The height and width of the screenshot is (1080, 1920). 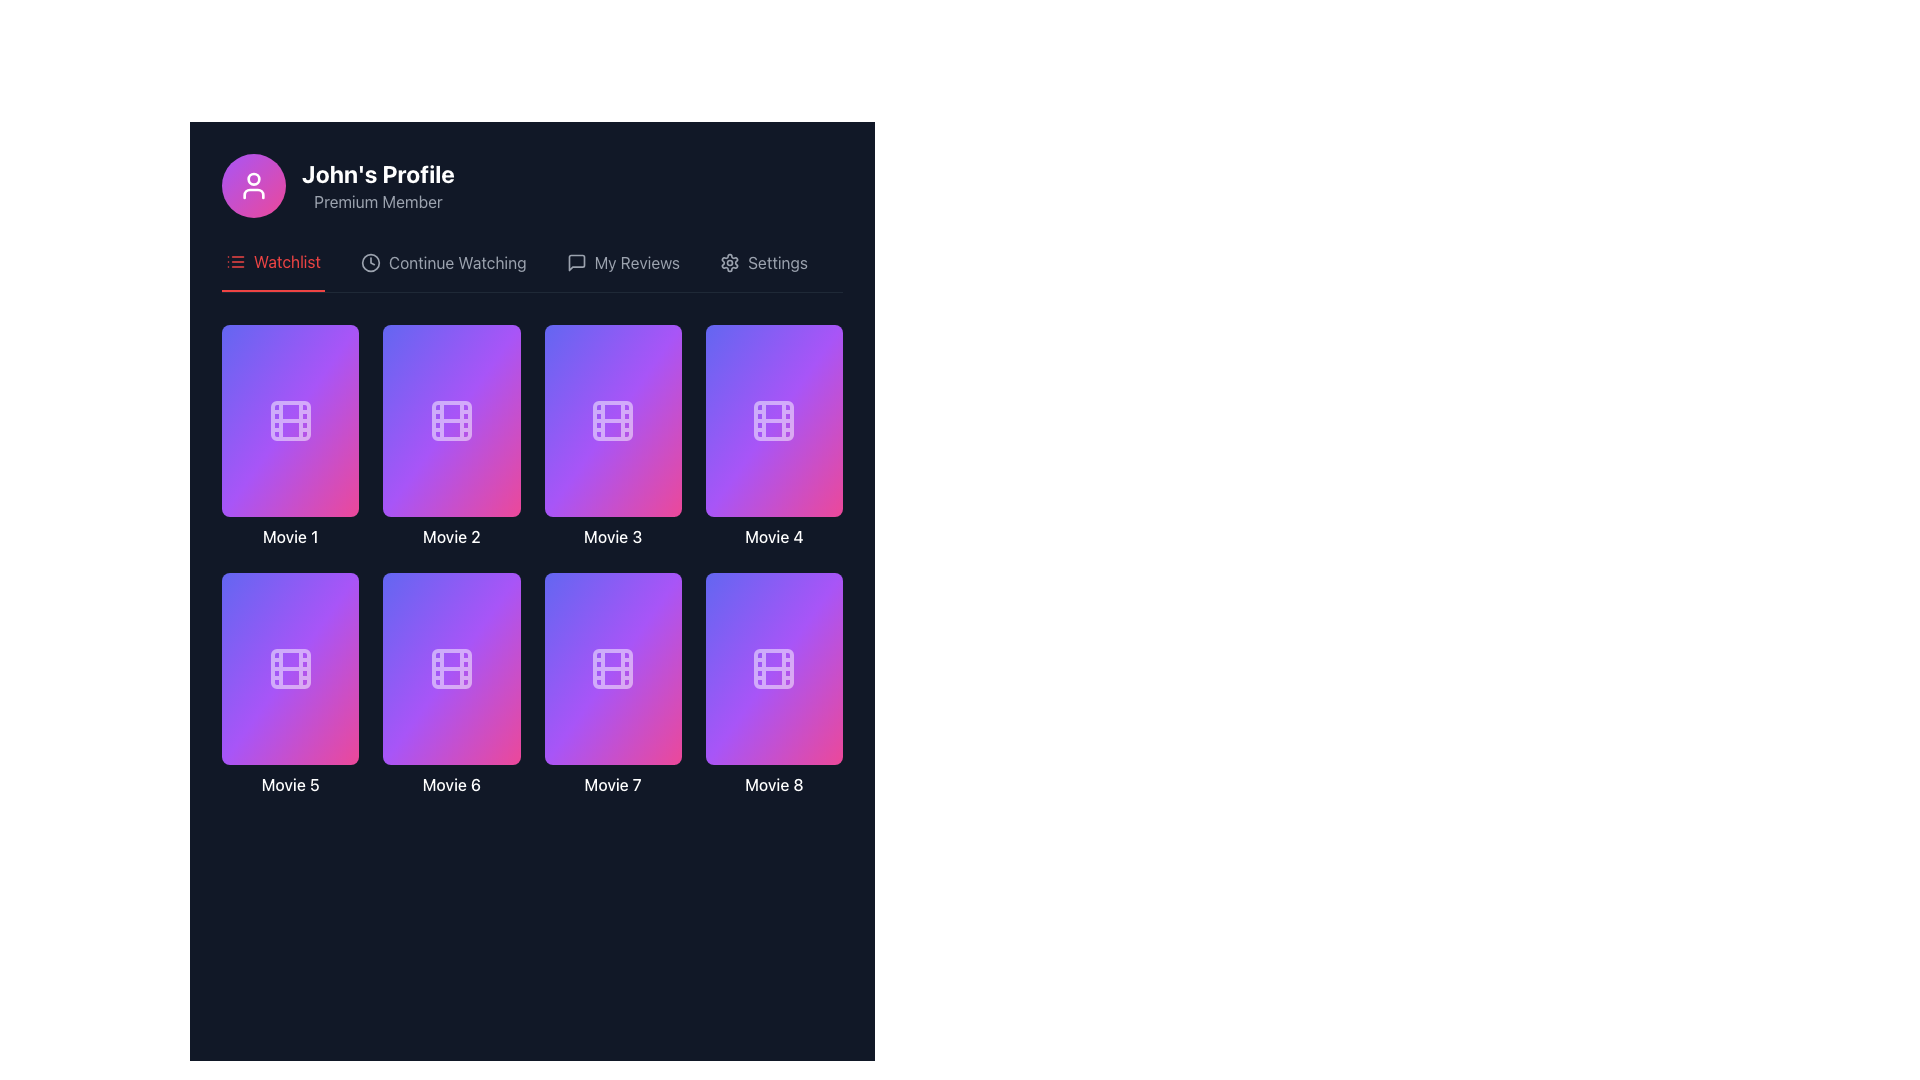 I want to click on the 'My Reviews' tab in the horizontal navigation bar, so click(x=622, y=270).